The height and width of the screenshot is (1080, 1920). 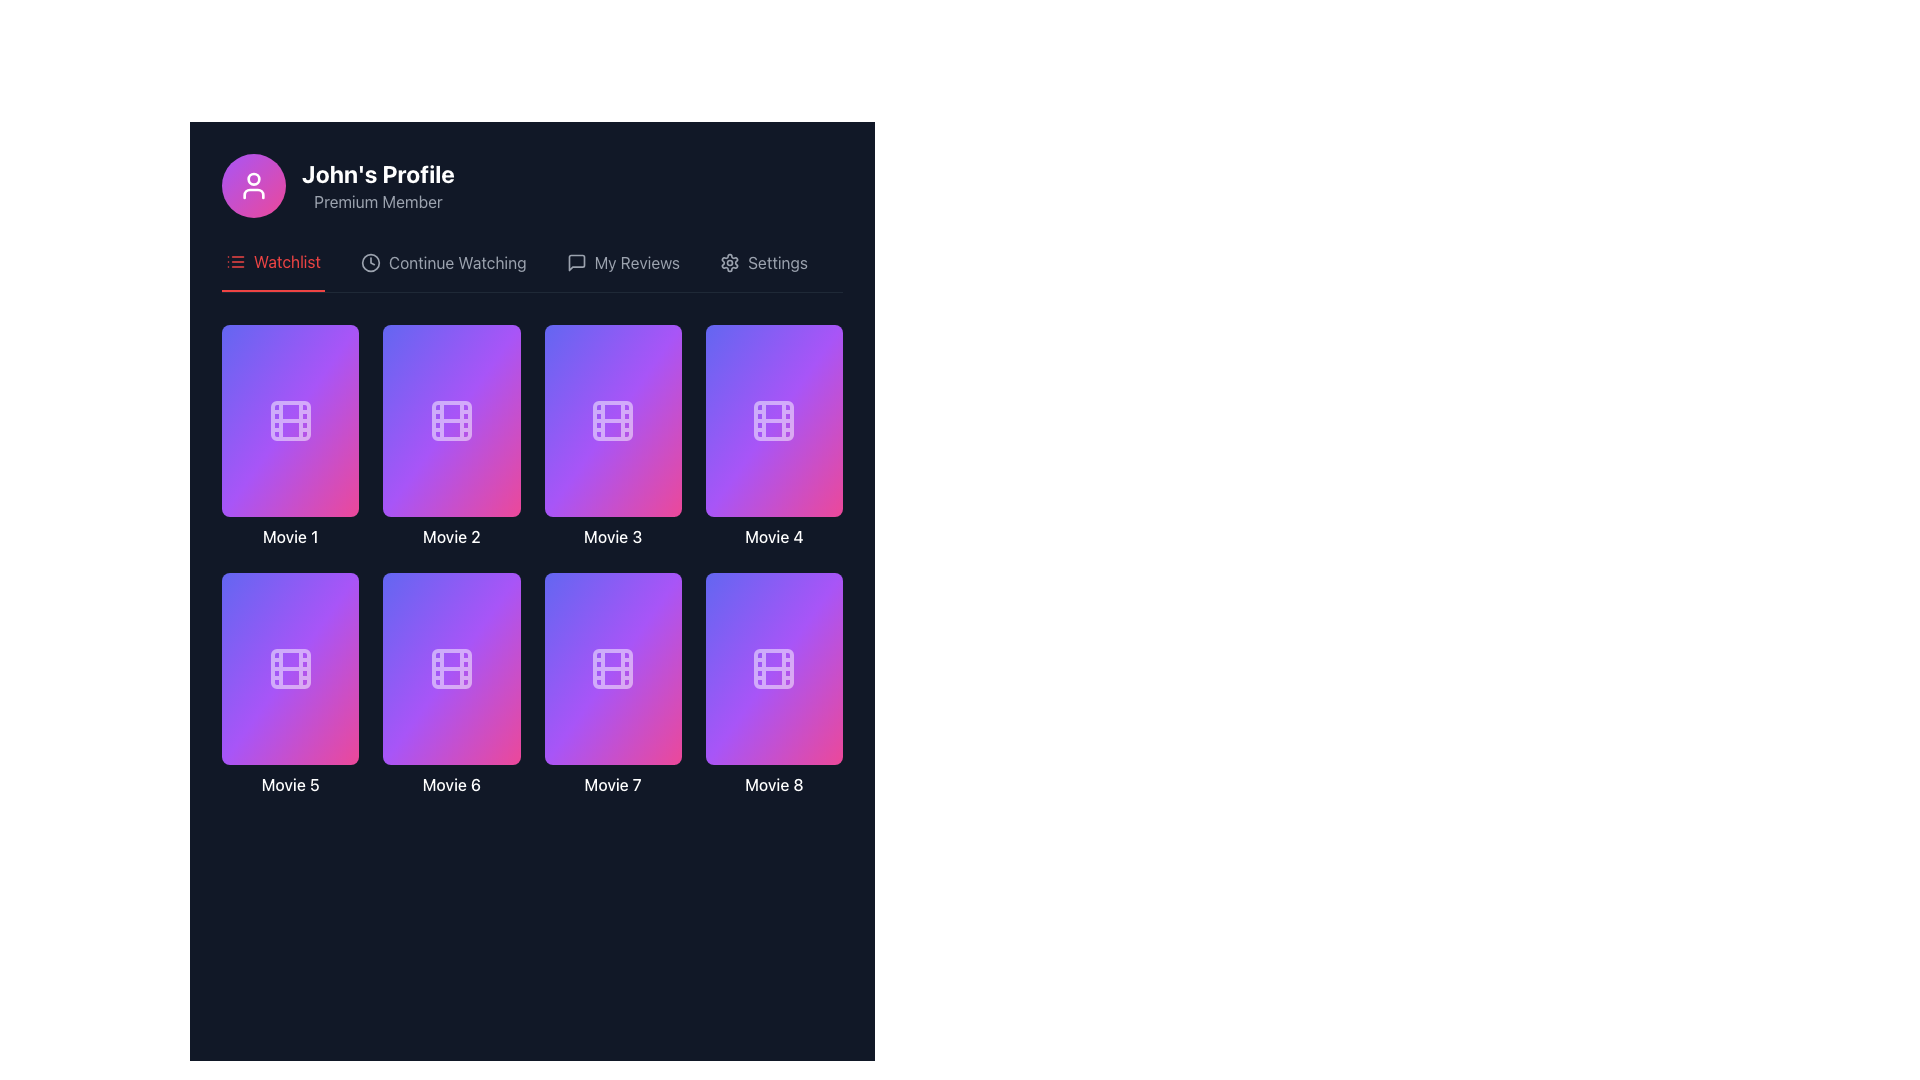 I want to click on the 'My Reviews' tab in the horizontal navigation bar, so click(x=622, y=270).